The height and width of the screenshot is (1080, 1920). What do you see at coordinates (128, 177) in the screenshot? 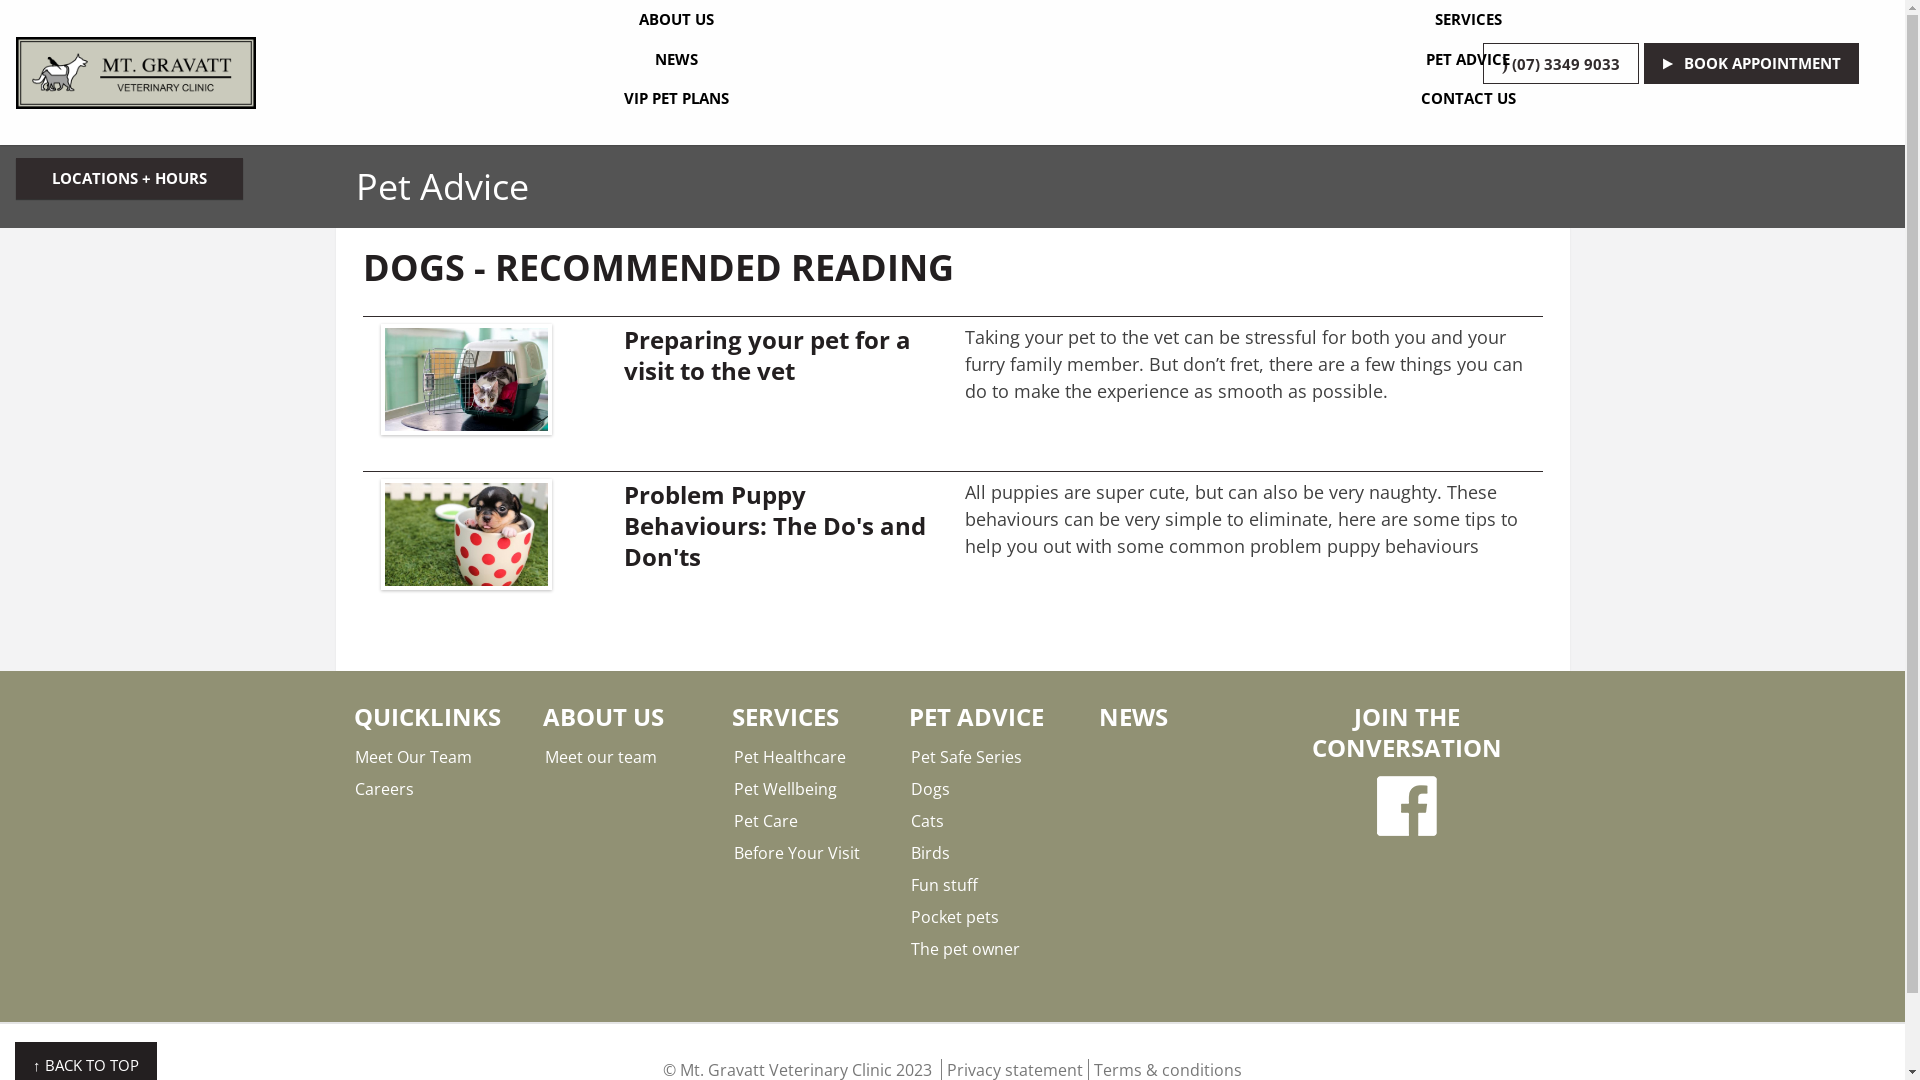
I see `'LOCATIONS + HOURS'` at bounding box center [128, 177].